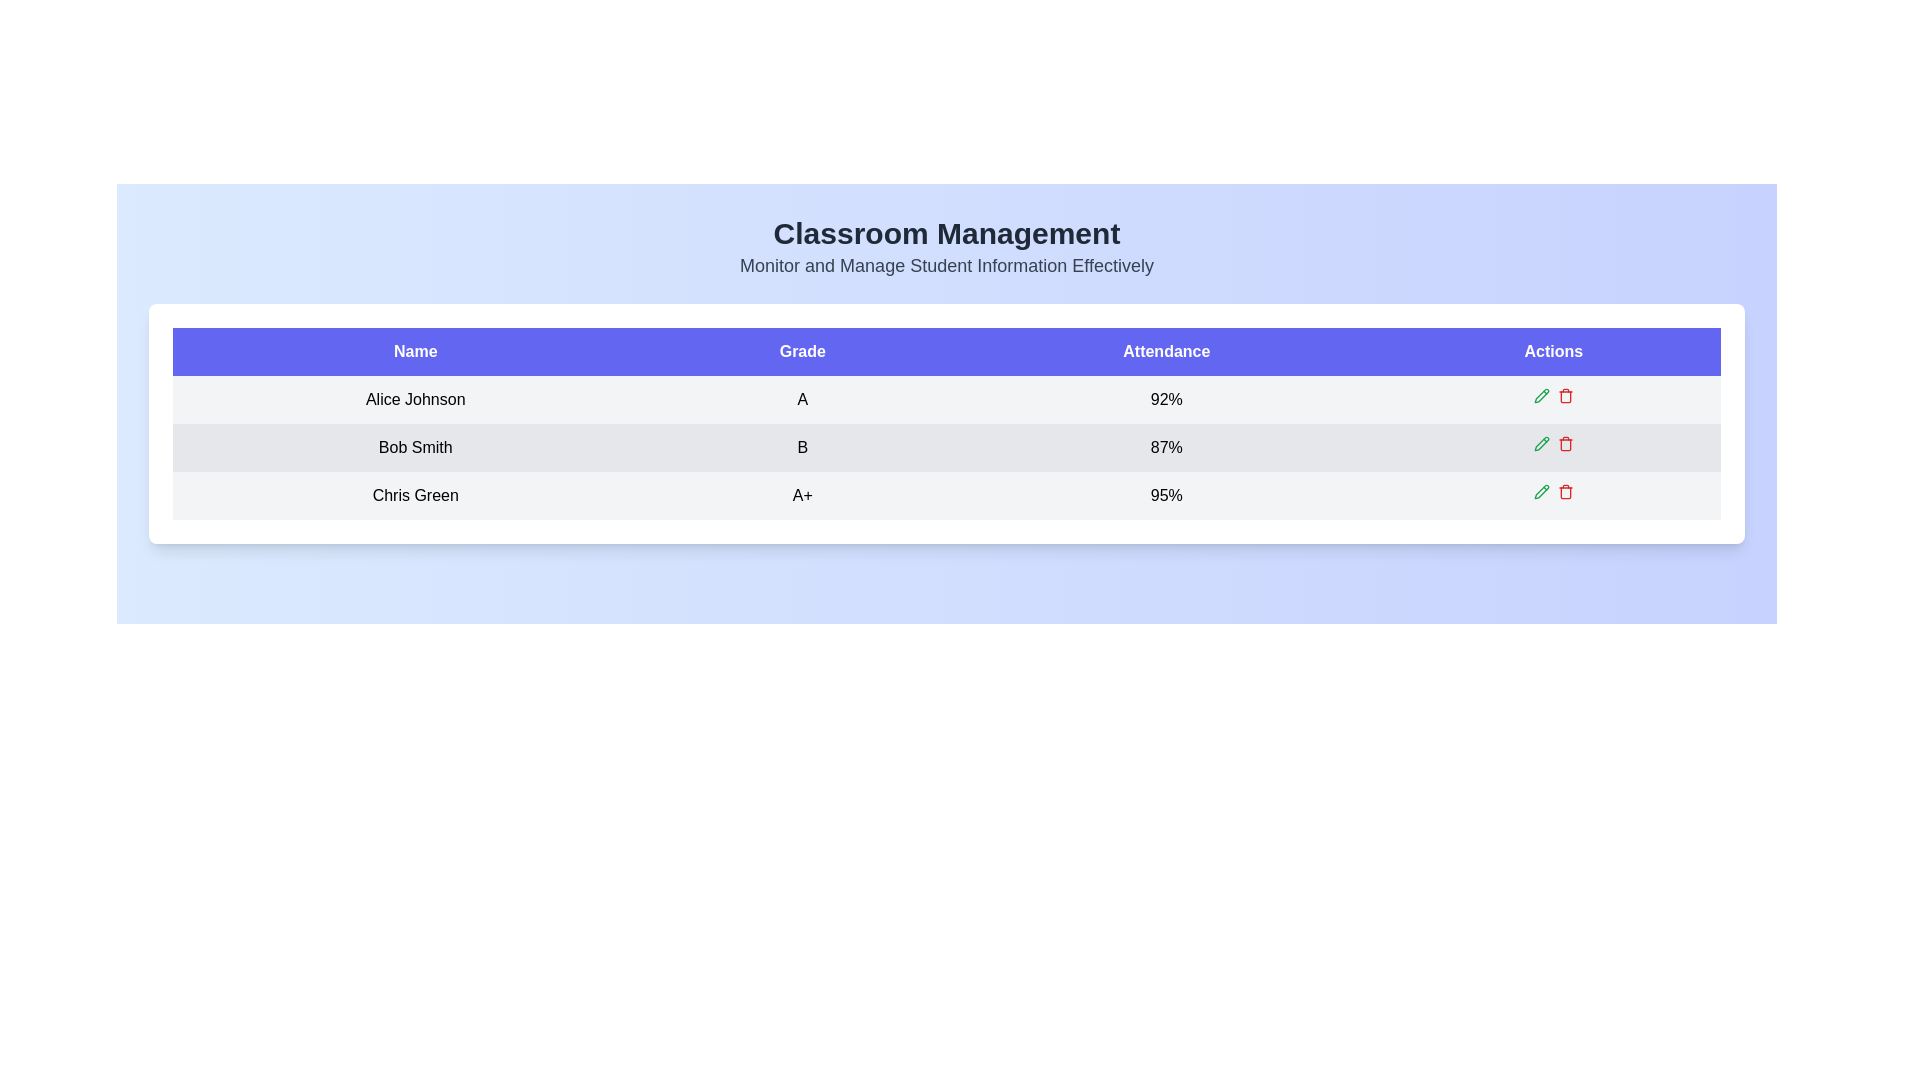 The height and width of the screenshot is (1080, 1920). What do you see at coordinates (1564, 442) in the screenshot?
I see `the delete button located in the 'Actions' column of the table row corresponding to 'Bob Smith'` at bounding box center [1564, 442].